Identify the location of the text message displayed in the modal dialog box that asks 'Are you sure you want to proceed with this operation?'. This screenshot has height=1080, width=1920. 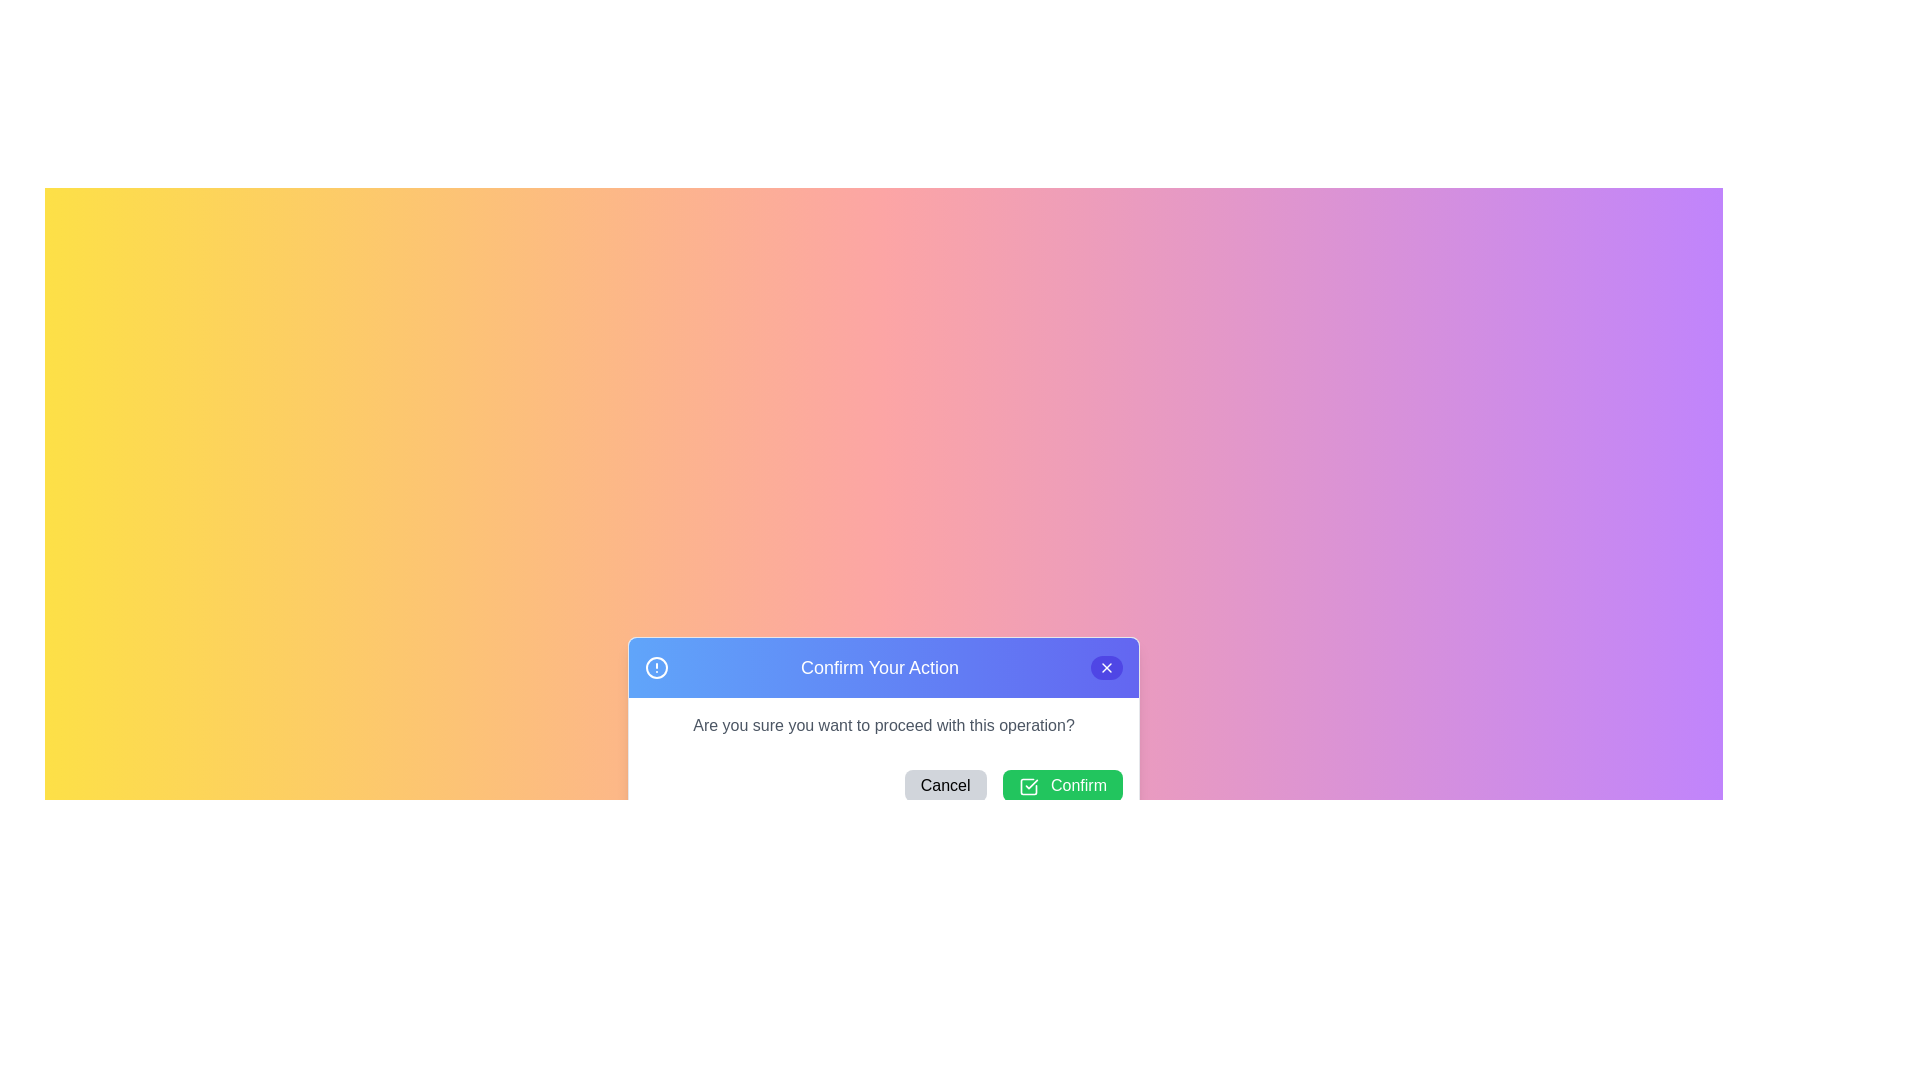
(882, 725).